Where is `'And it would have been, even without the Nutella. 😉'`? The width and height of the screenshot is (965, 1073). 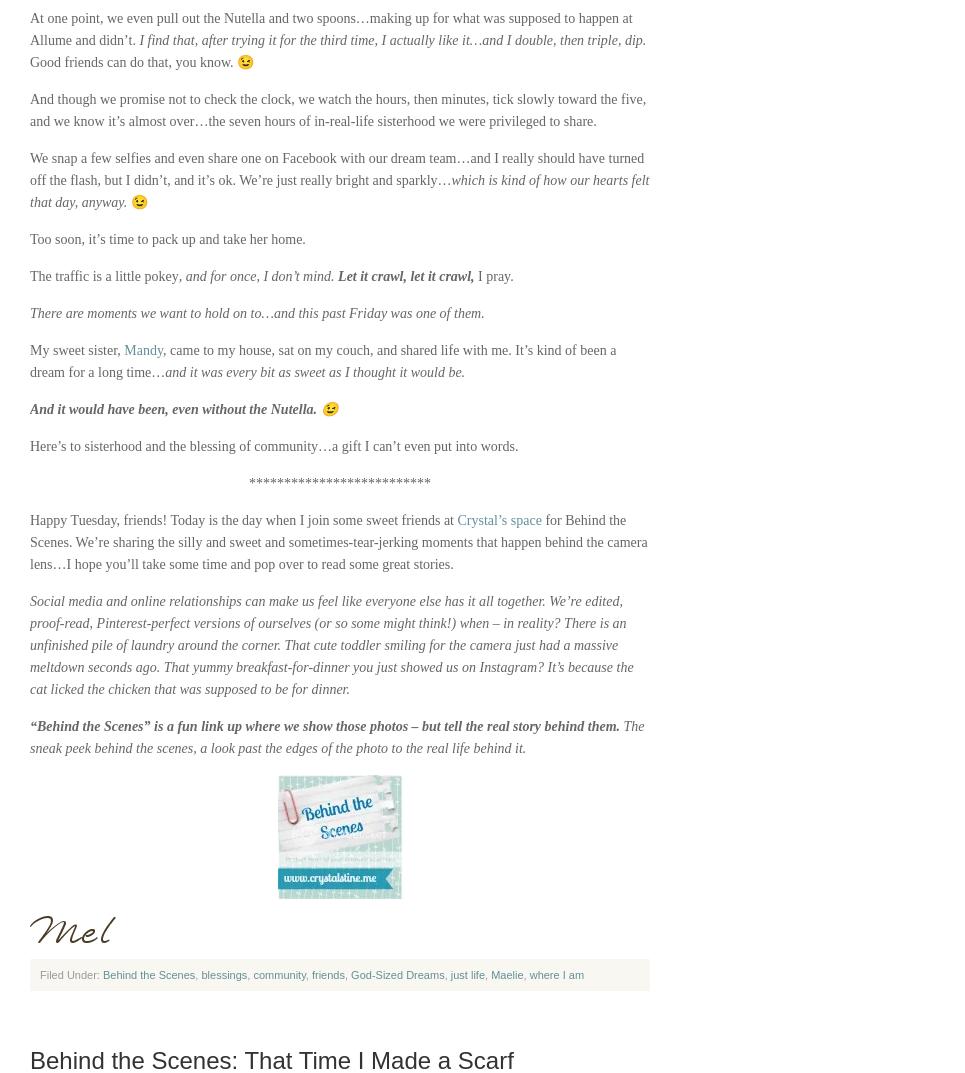 'And it would have been, even without the Nutella. 😉' is located at coordinates (29, 408).